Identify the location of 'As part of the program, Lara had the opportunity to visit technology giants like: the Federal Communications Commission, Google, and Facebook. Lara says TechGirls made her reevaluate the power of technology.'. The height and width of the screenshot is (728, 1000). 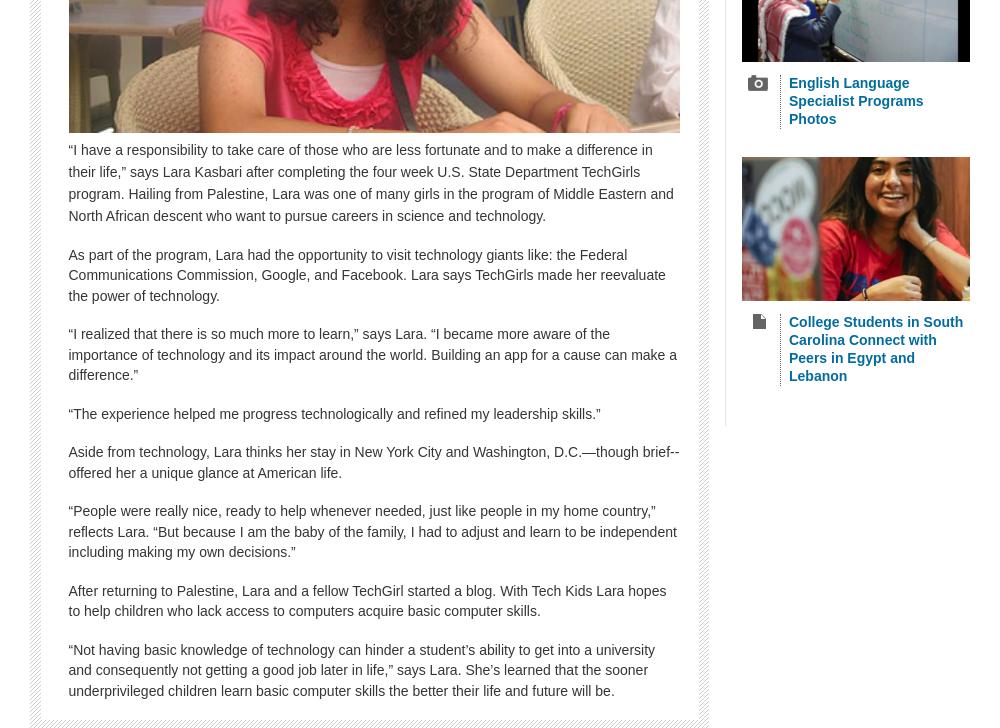
(365, 274).